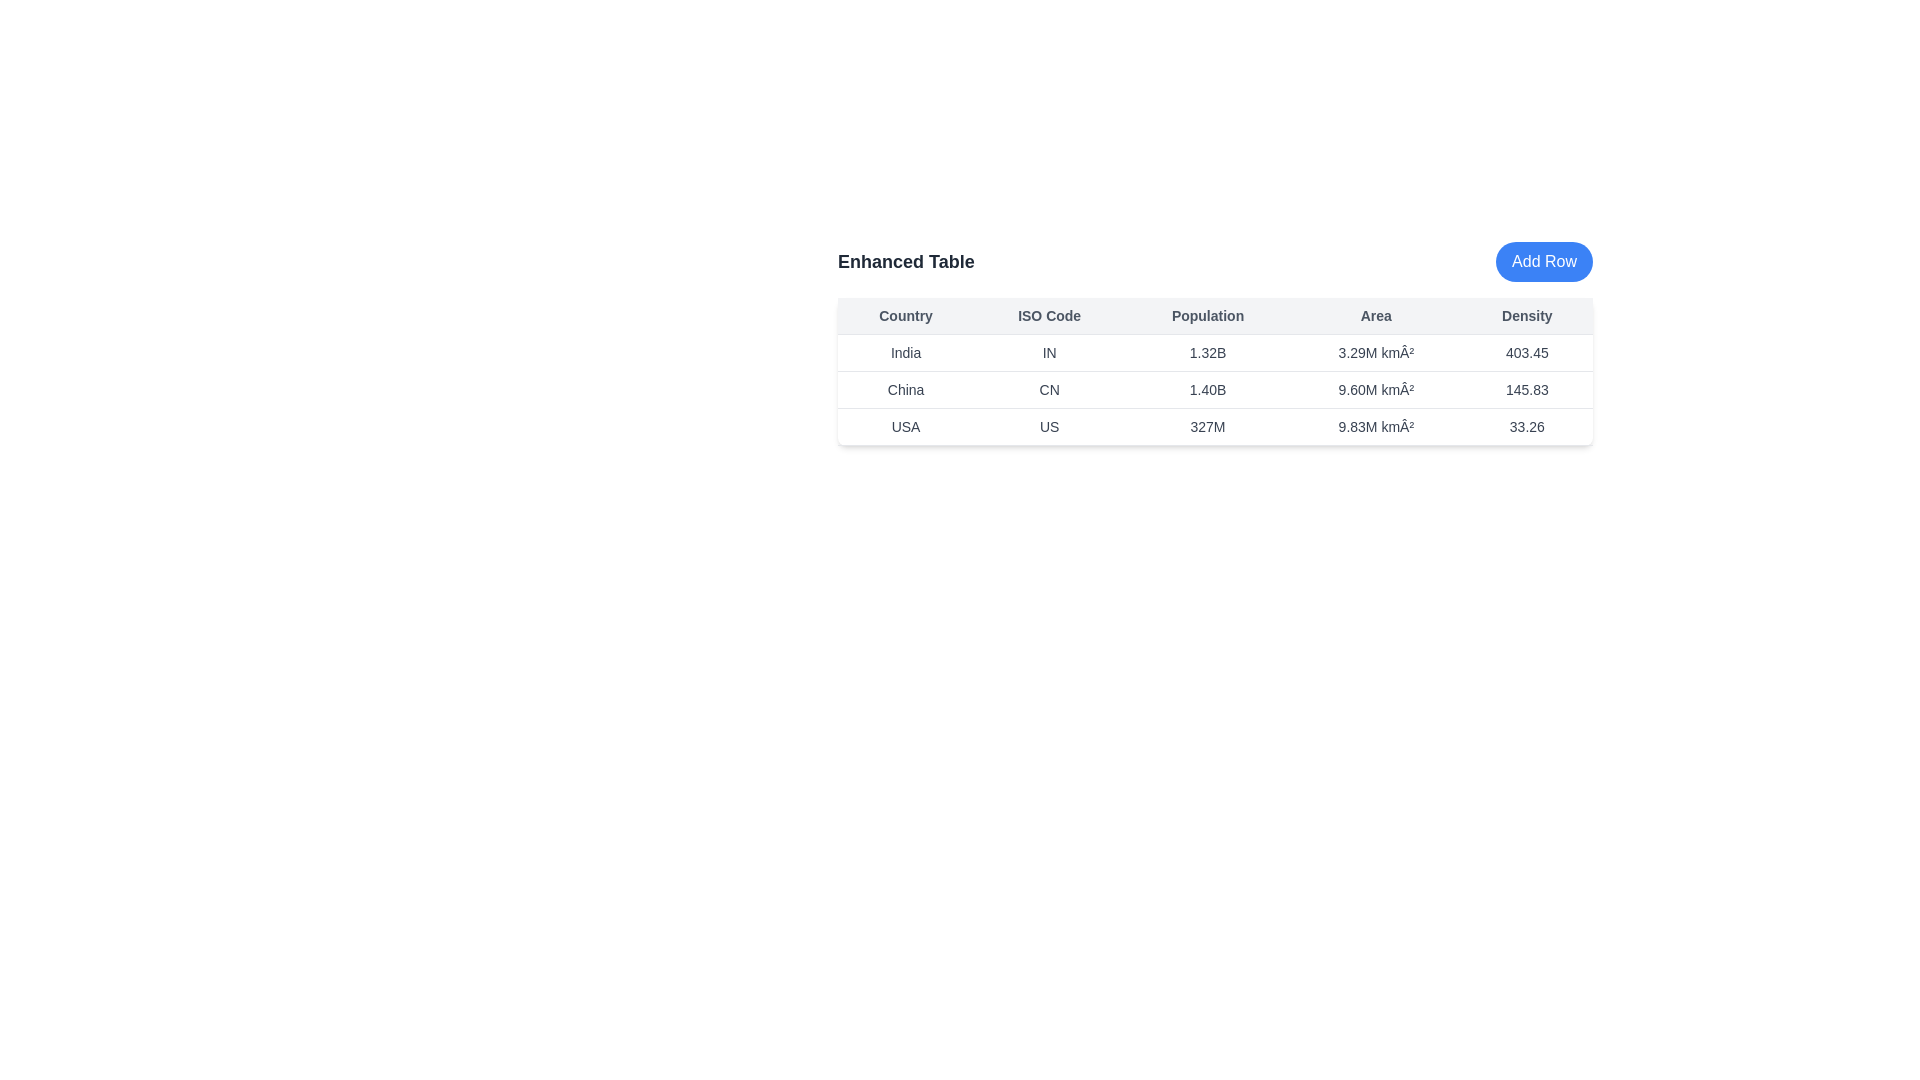  I want to click on the Text Label displaying the ISO code for China, which is located in the 'ISO Code' column of the corresponding row, so click(1048, 389).